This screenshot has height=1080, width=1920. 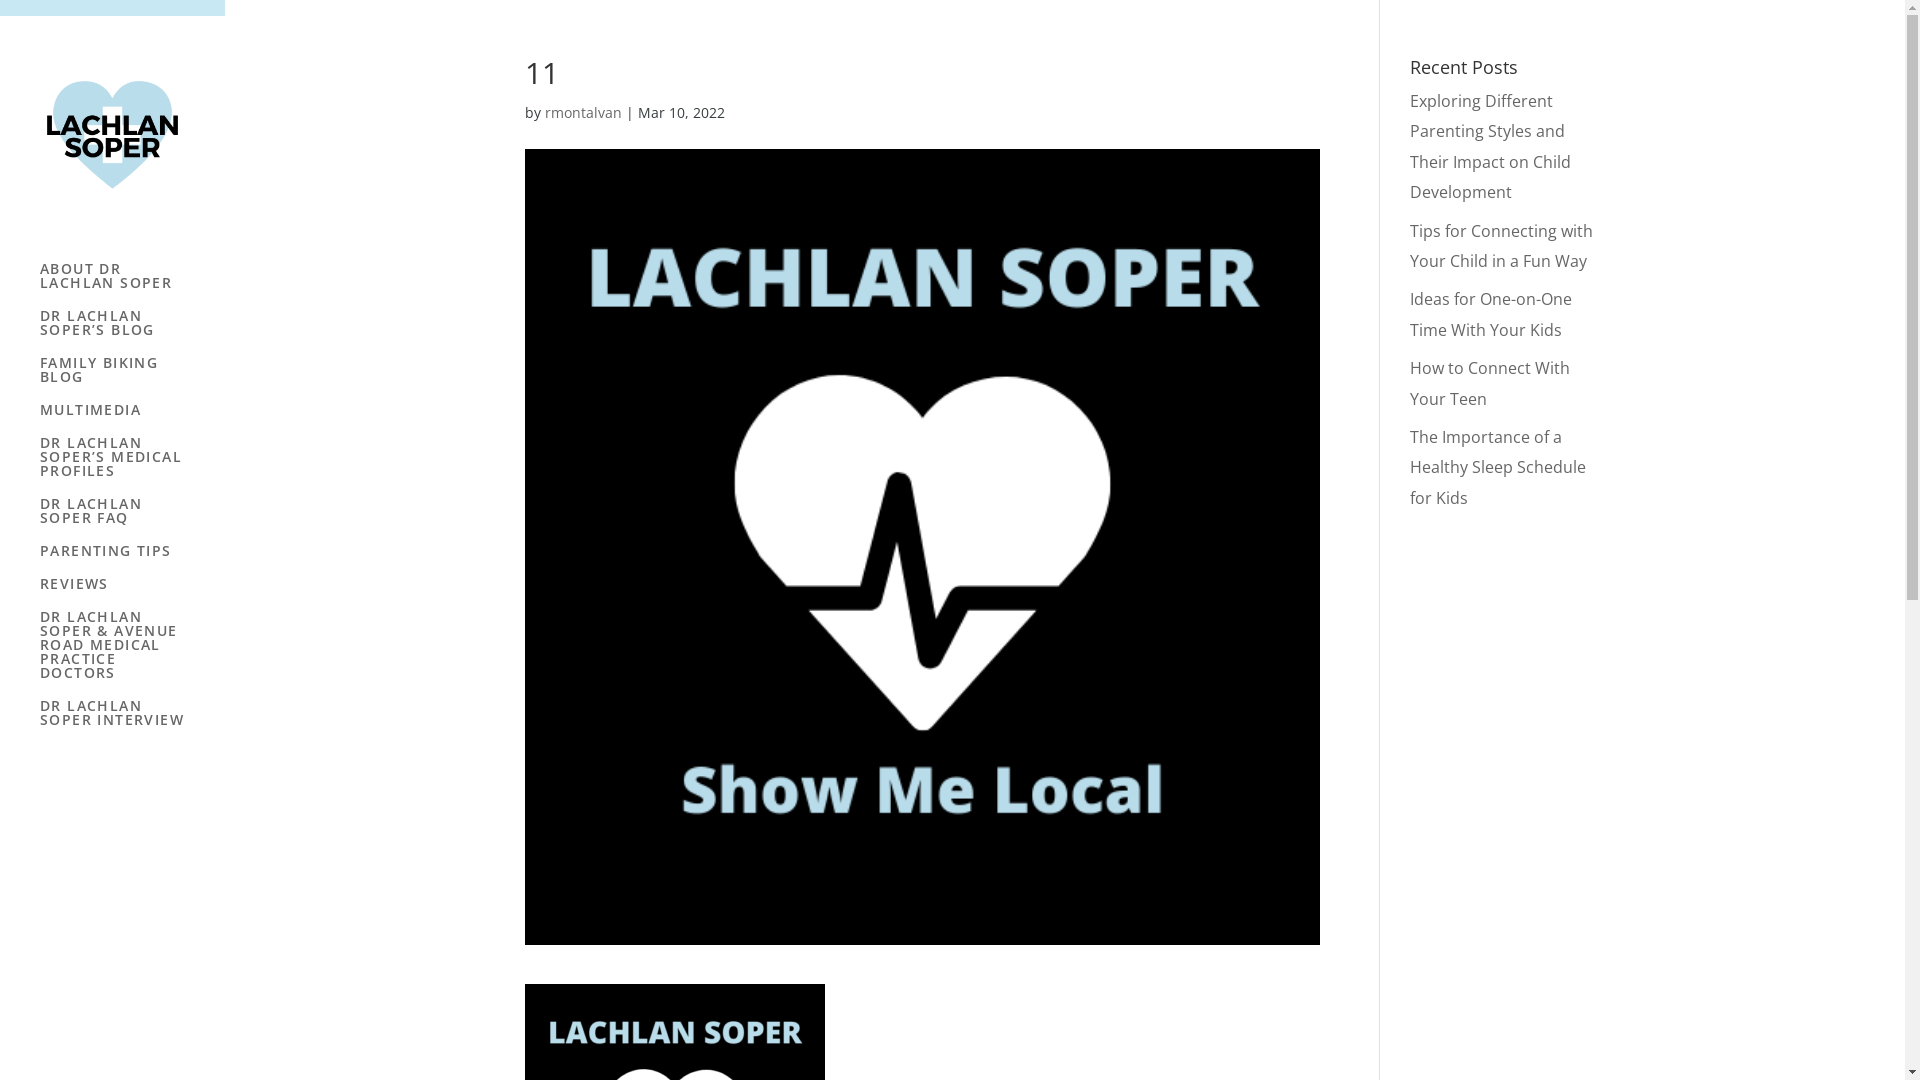 I want to click on 'How to Connect With Your Teen', so click(x=1489, y=382).